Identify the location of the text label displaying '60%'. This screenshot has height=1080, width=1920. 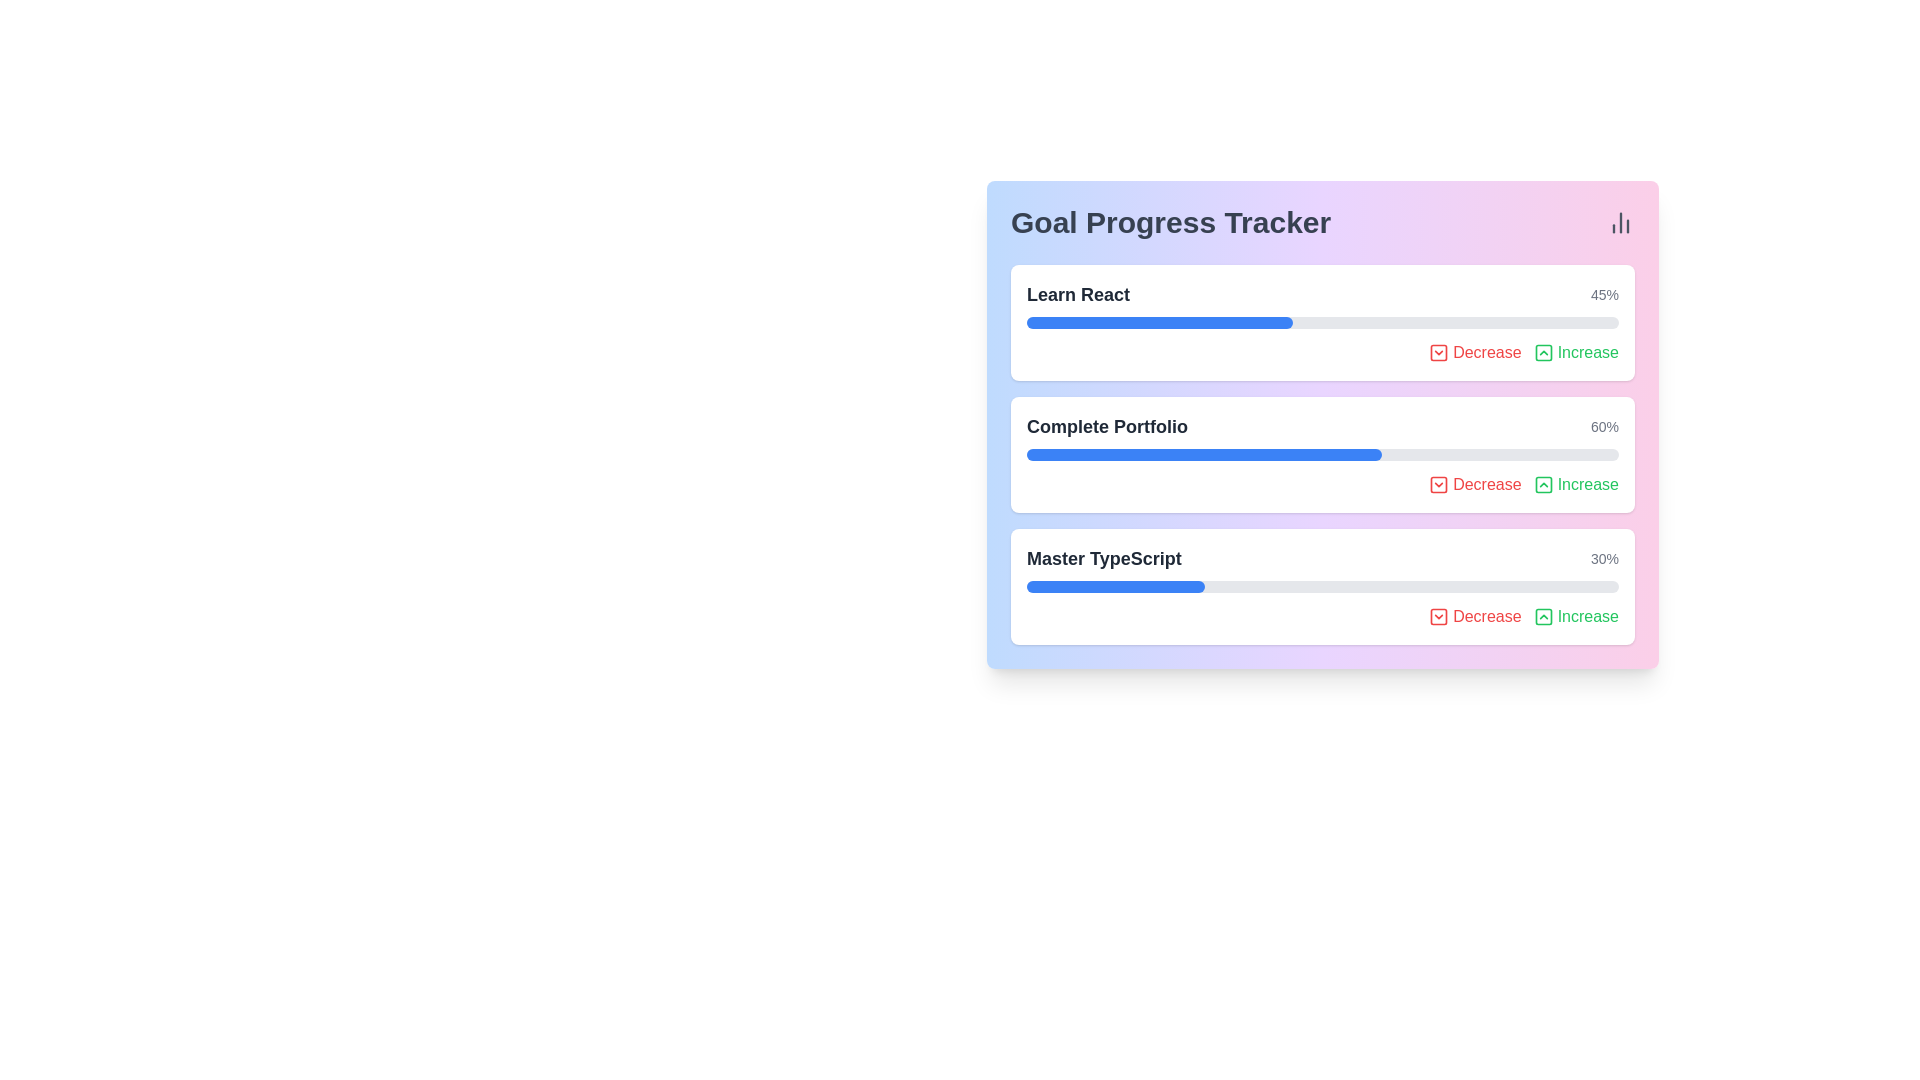
(1604, 426).